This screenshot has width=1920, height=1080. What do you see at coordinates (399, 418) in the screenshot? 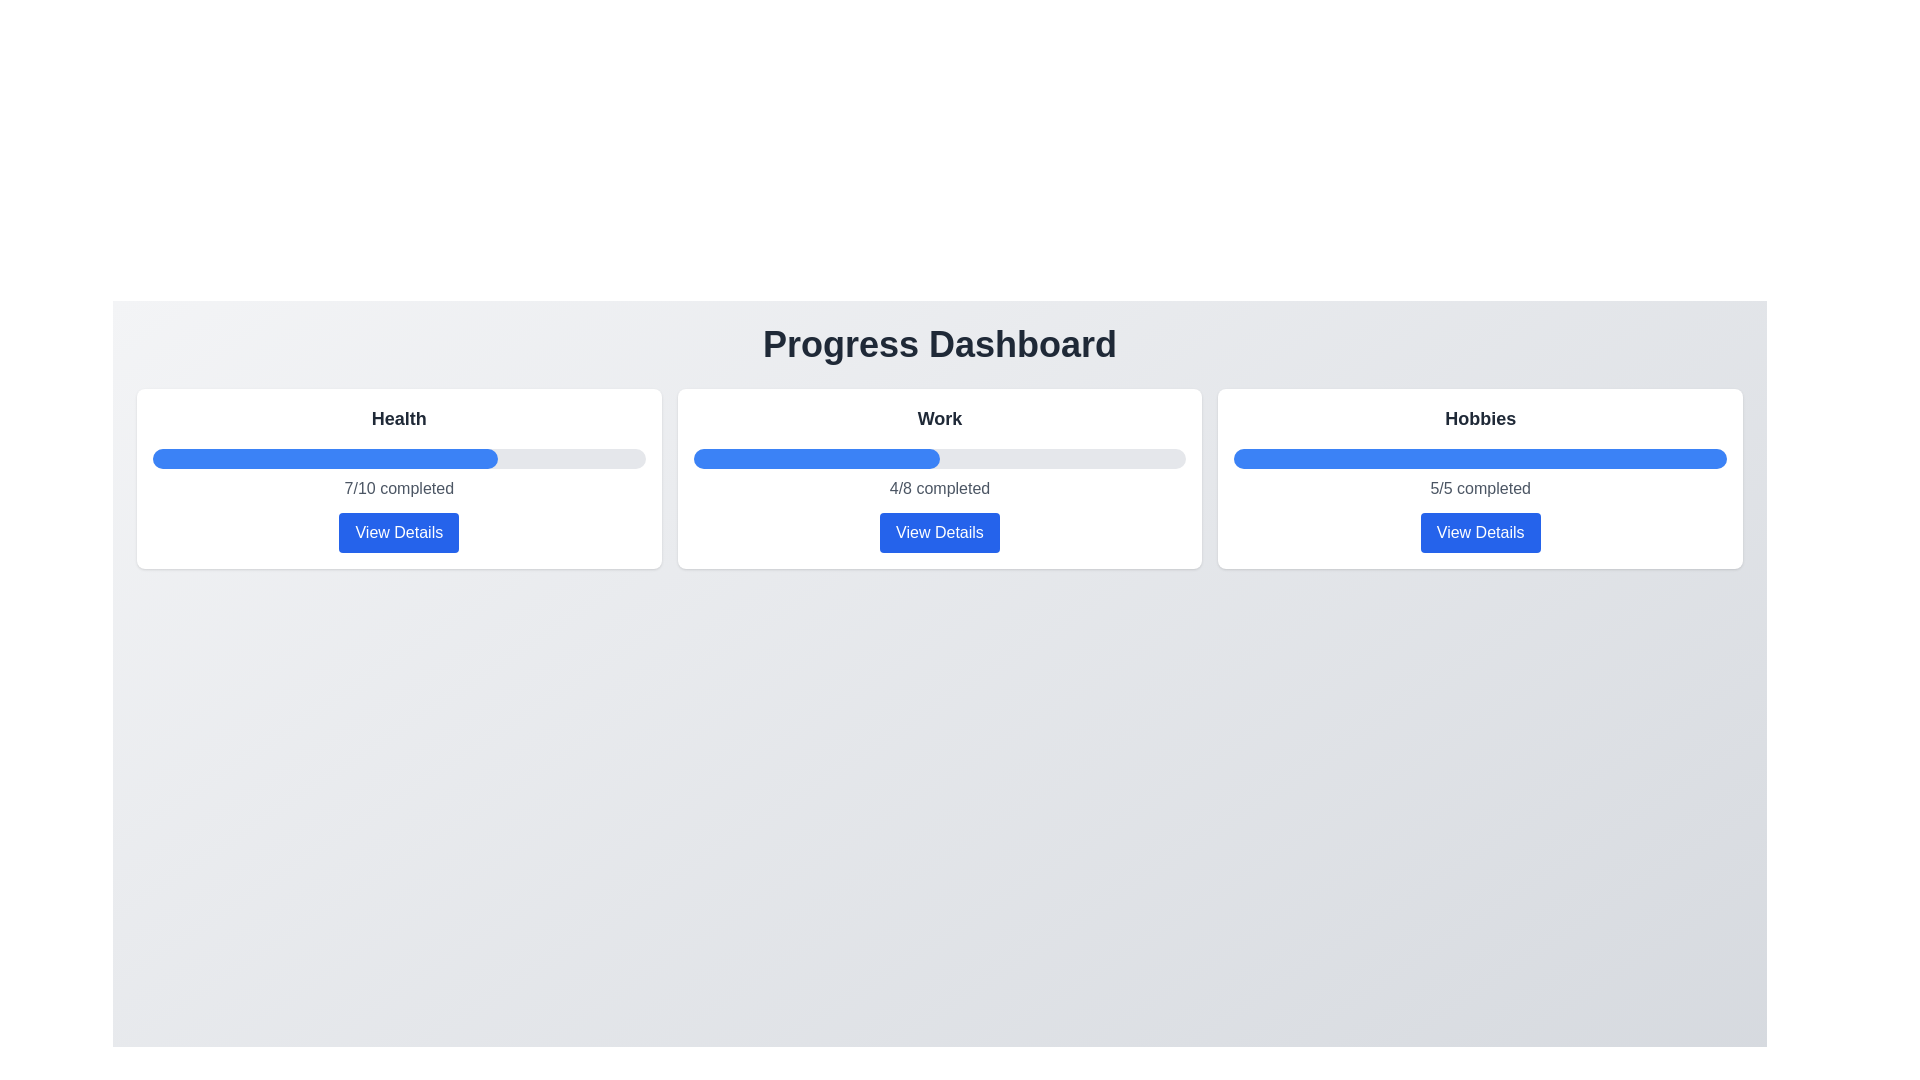
I see `the 'Health' text label located at the upper section of the leftmost card under the 'Progress Dashboard' heading` at bounding box center [399, 418].